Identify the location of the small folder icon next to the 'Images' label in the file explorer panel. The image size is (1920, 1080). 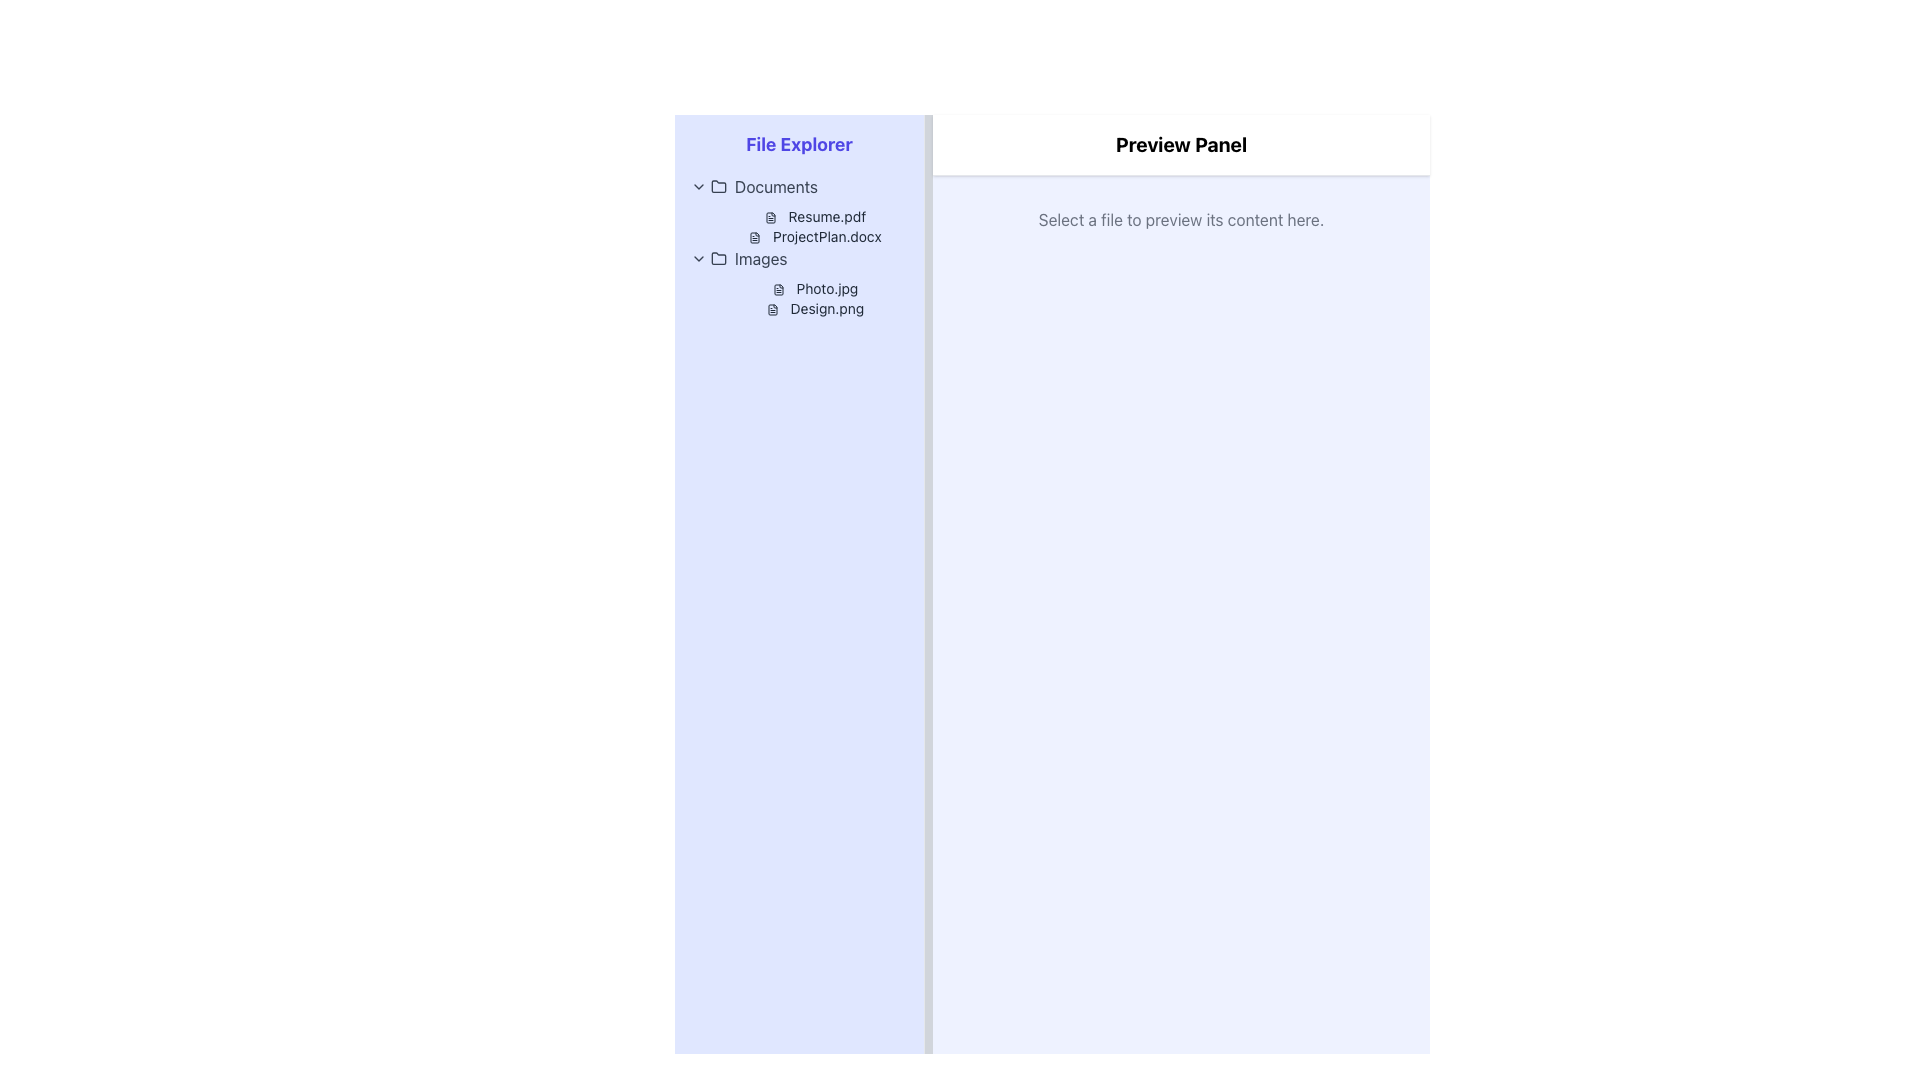
(719, 257).